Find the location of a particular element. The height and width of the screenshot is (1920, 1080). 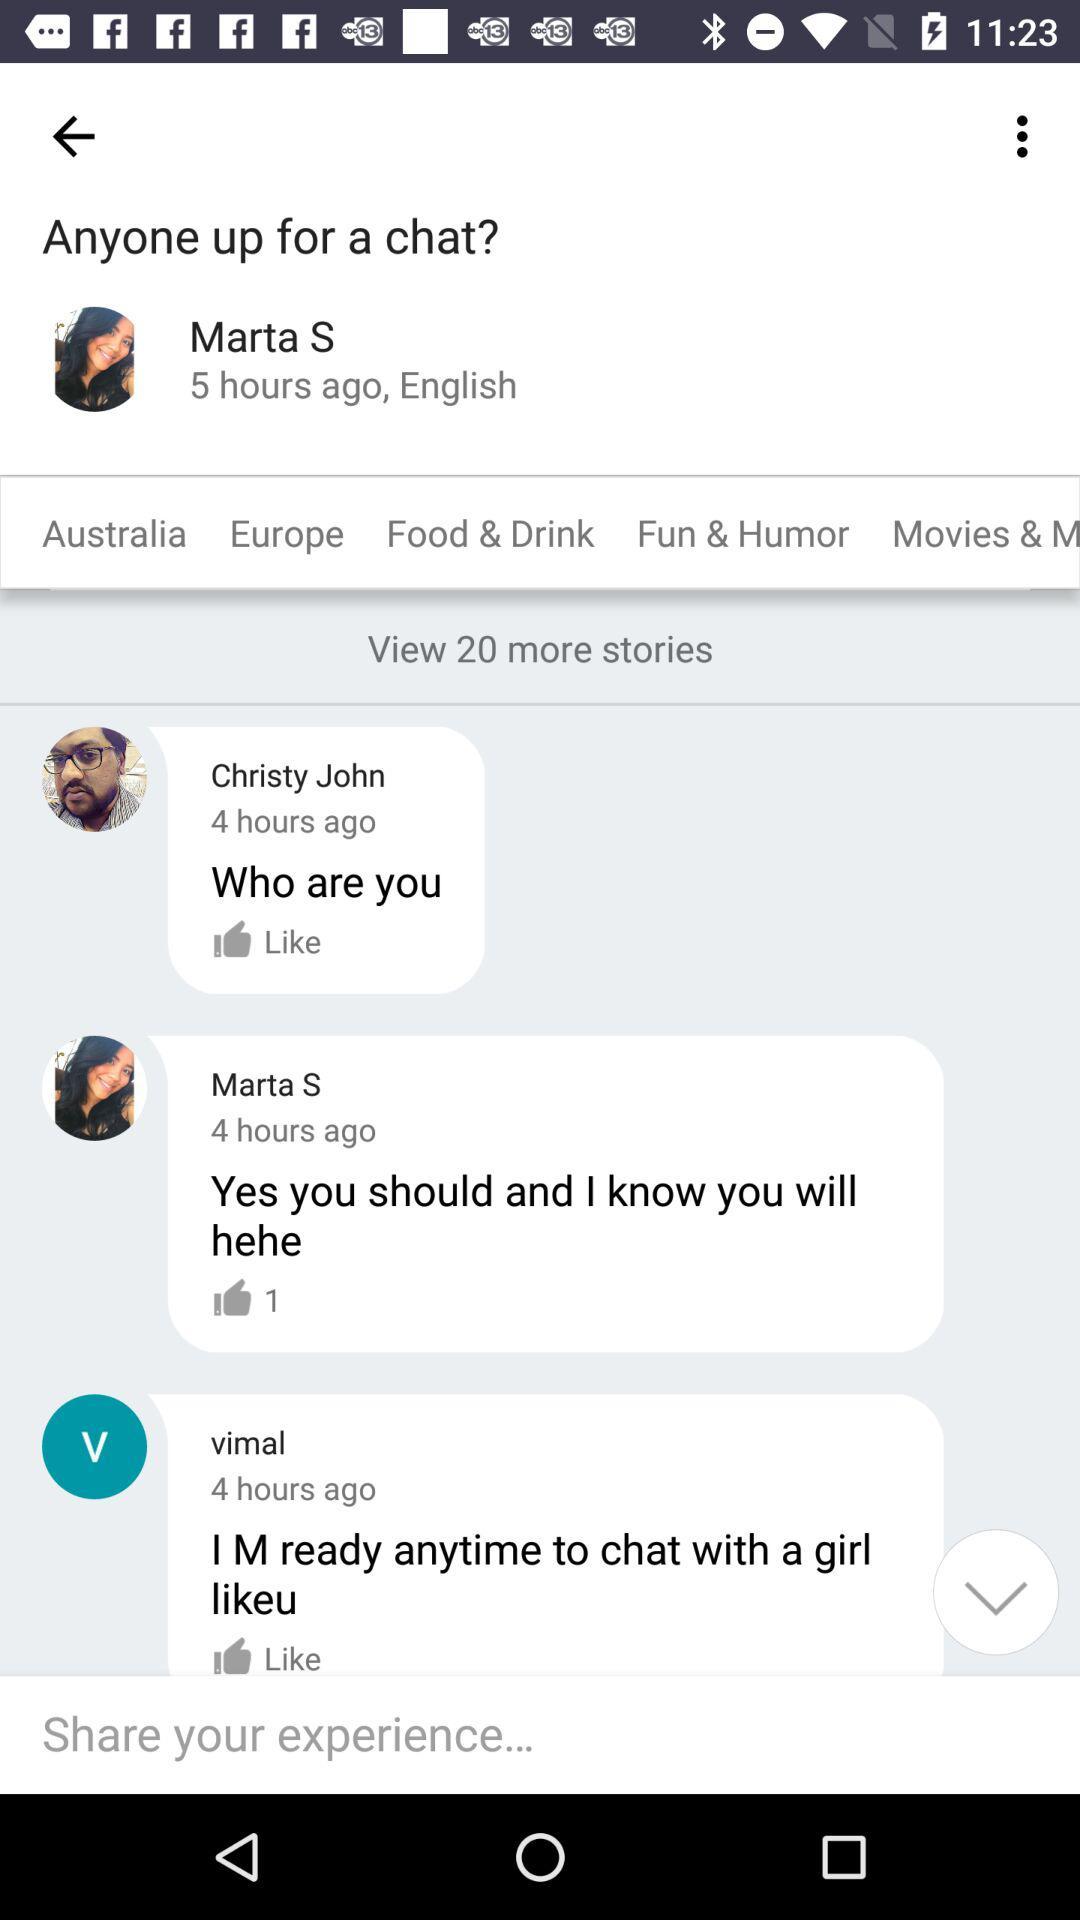

open an user profile is located at coordinates (94, 778).